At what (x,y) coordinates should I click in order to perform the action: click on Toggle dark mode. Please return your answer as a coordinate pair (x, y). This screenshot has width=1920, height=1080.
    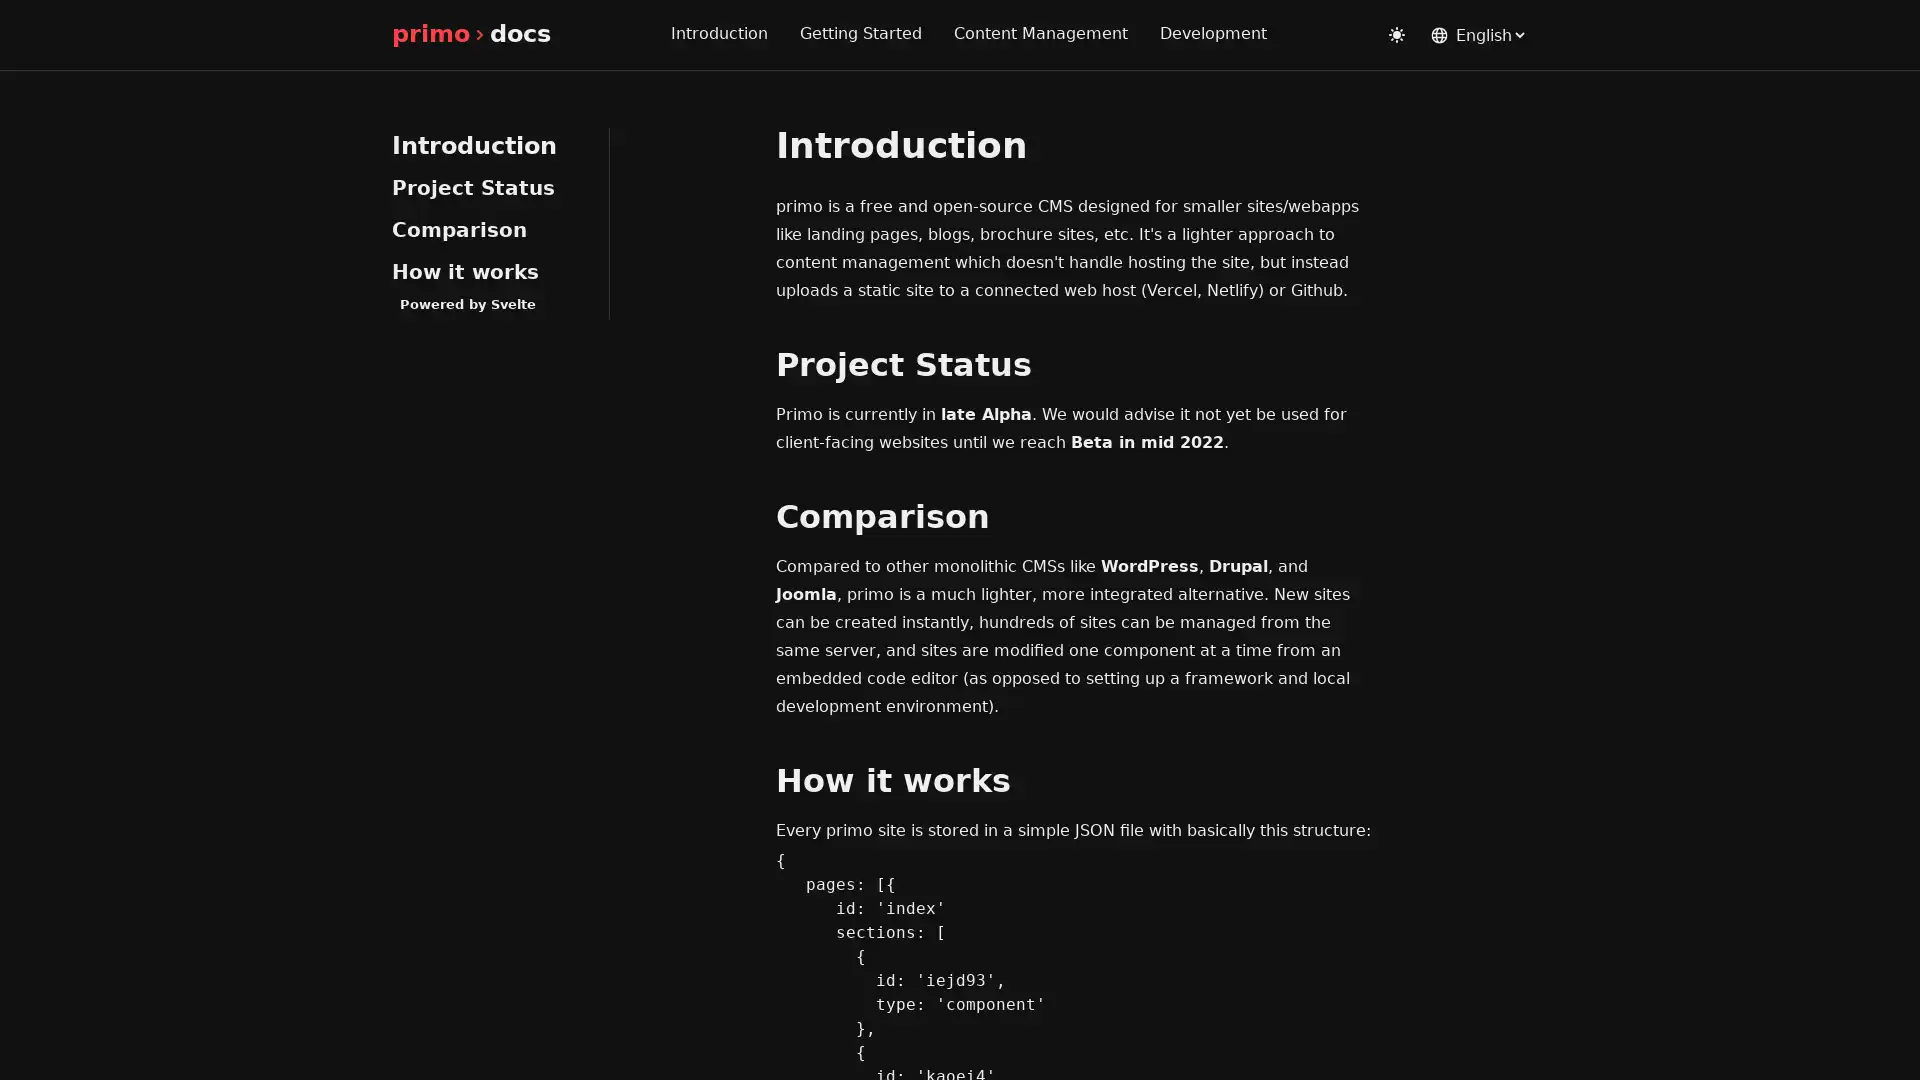
    Looking at the image, I should click on (1395, 34).